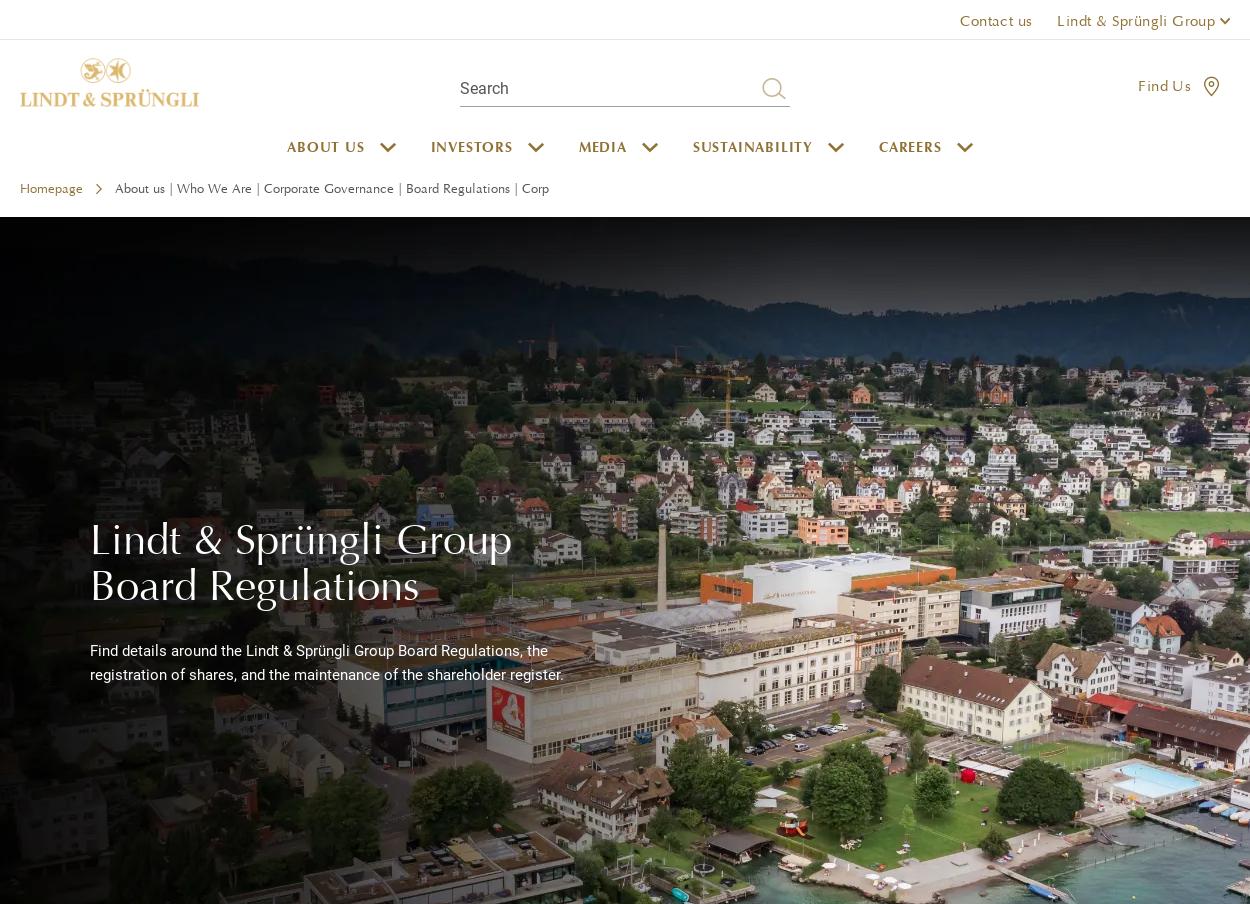  What do you see at coordinates (301, 561) in the screenshot?
I see `'Lindt & Sprüngli Group Board Regulations'` at bounding box center [301, 561].